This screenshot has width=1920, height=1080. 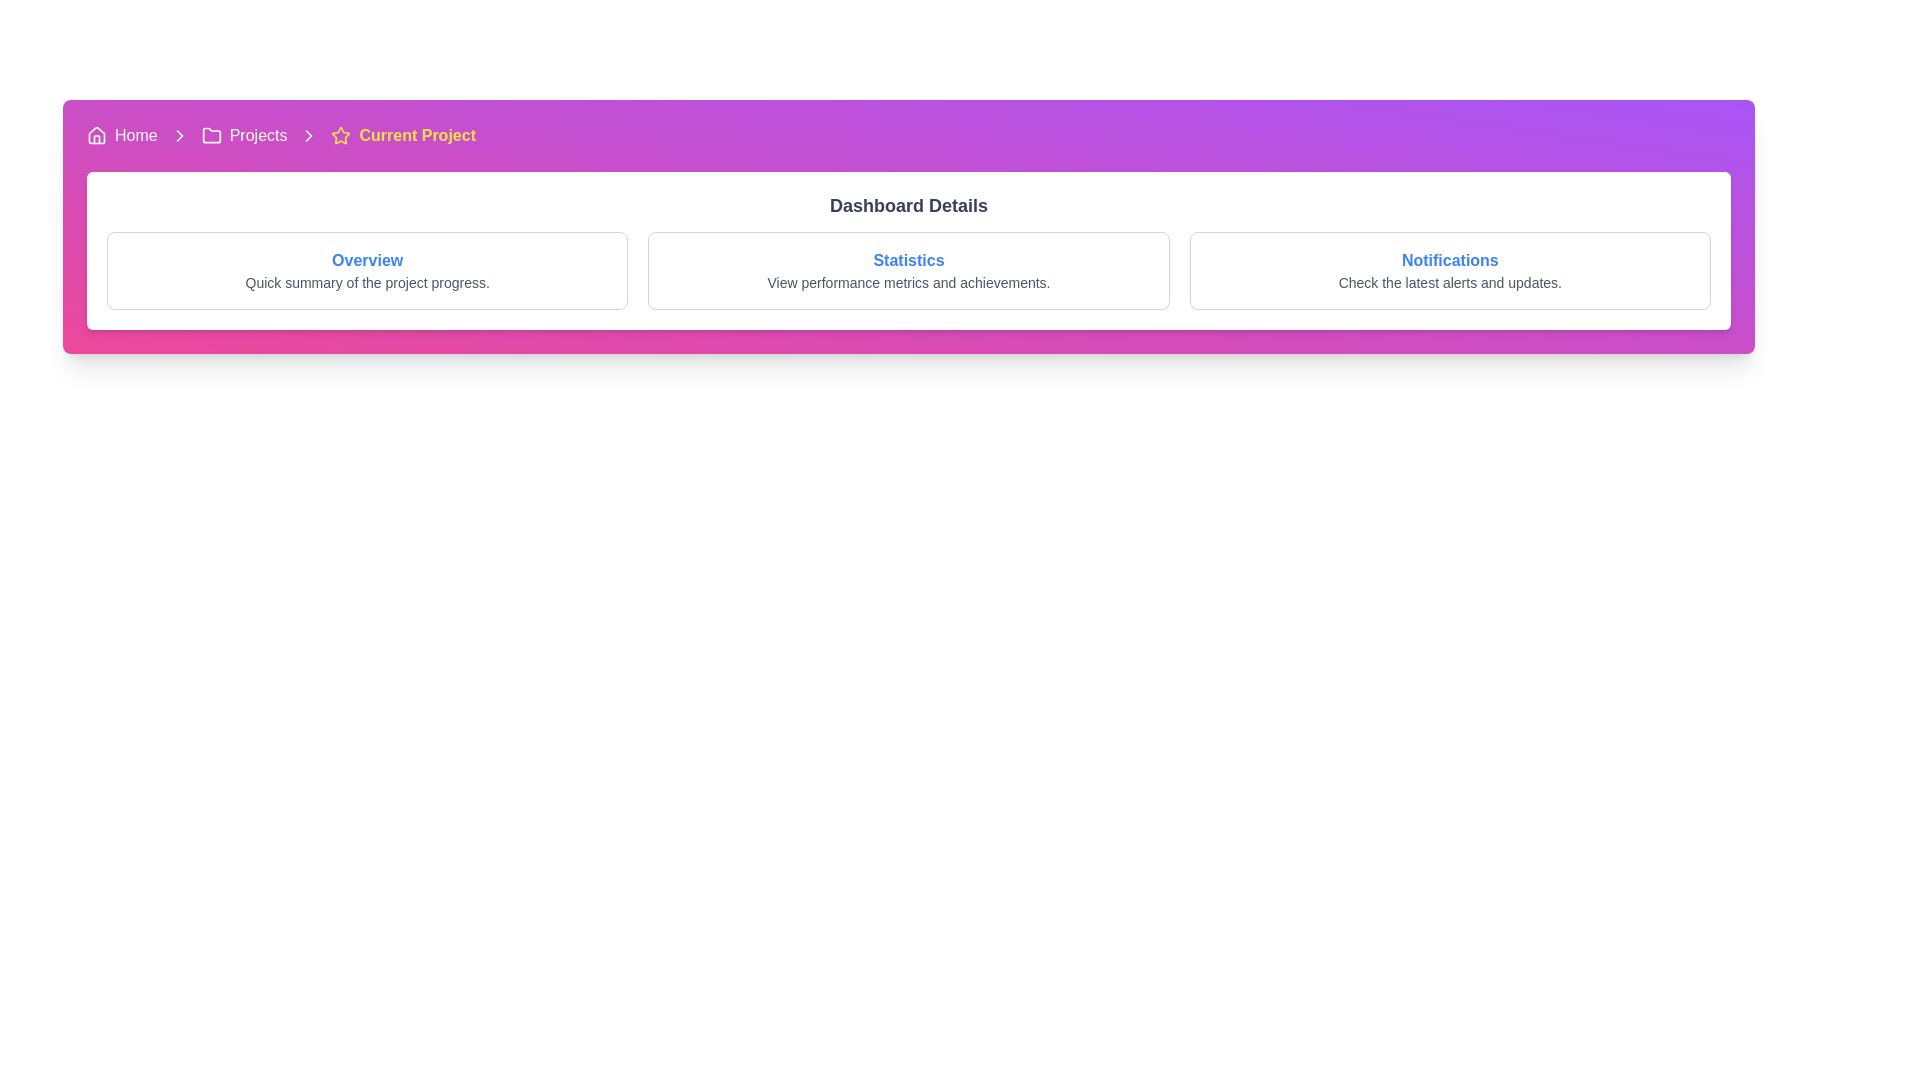 What do you see at coordinates (179, 135) in the screenshot?
I see `the right-facing chevron icon located immediately to the right of the 'Home' label in the breadcrumb navigation bar` at bounding box center [179, 135].